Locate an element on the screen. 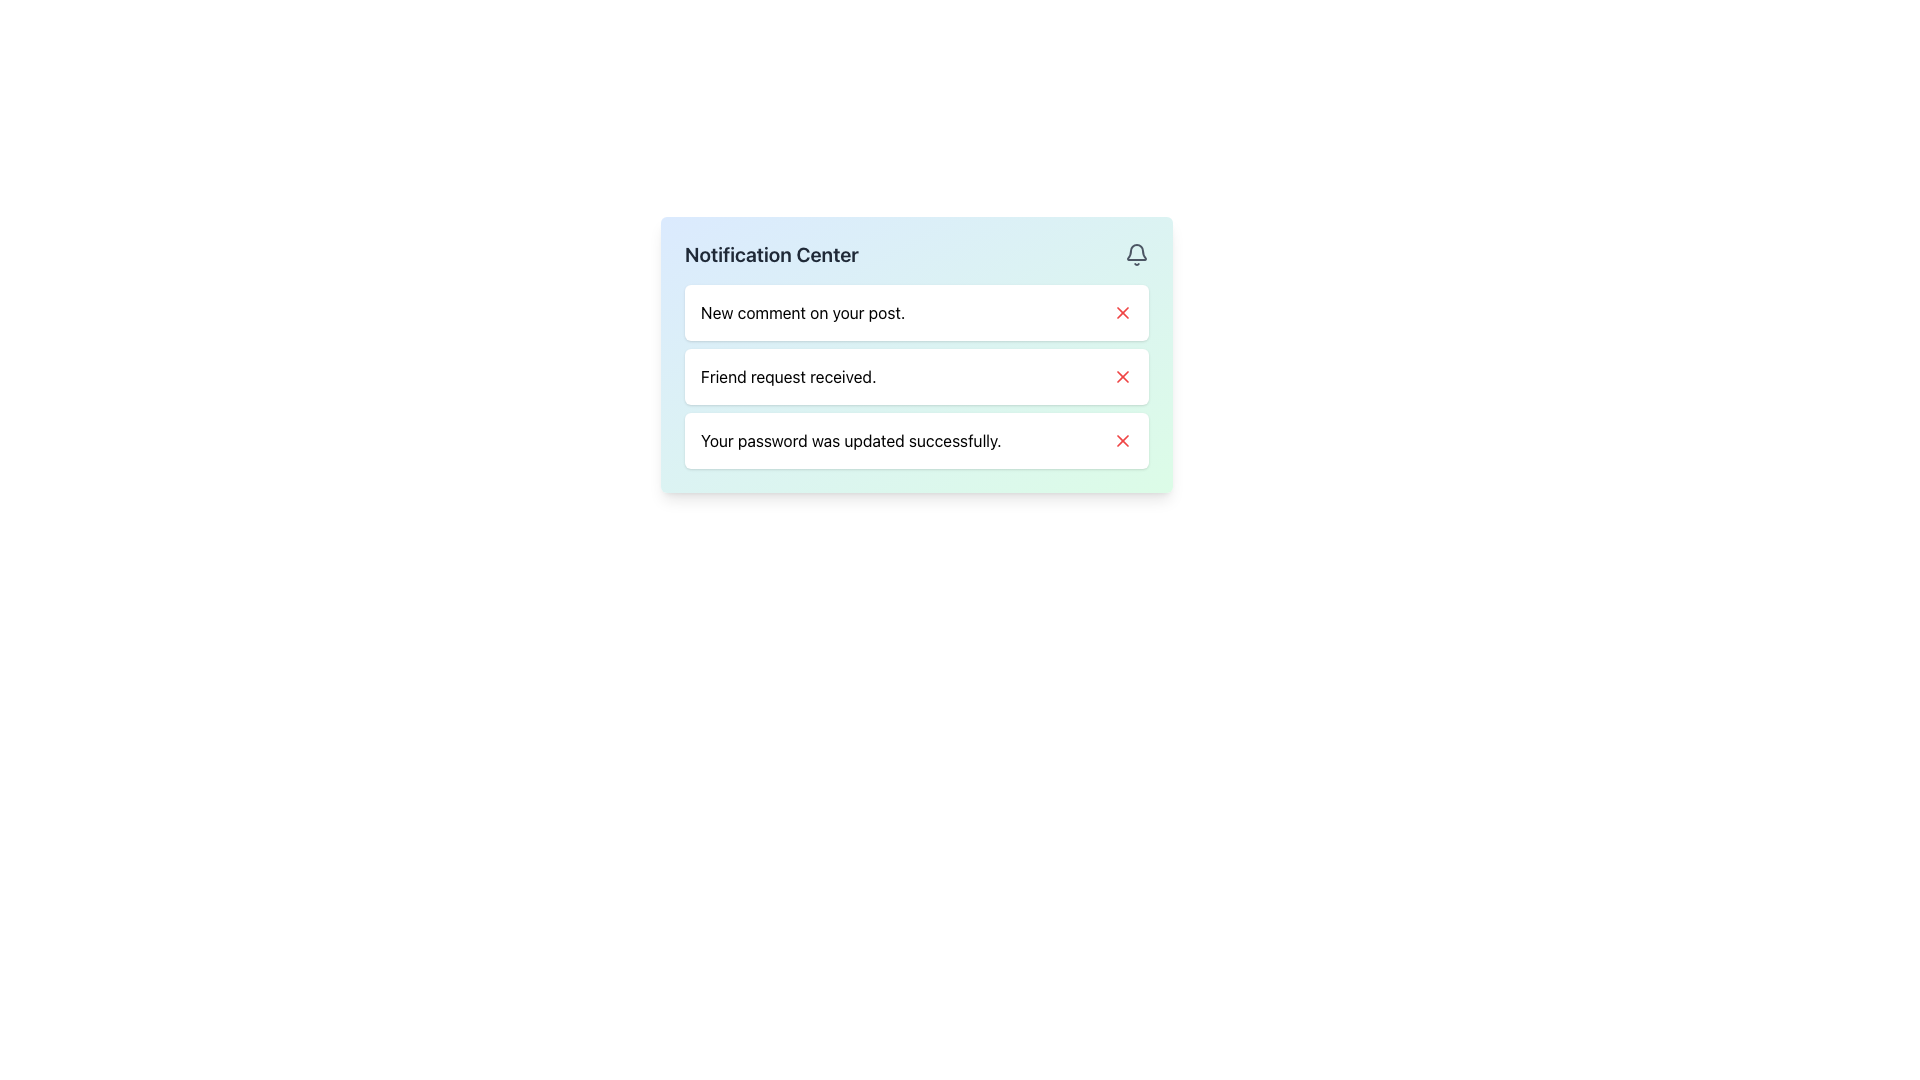 Image resolution: width=1920 pixels, height=1080 pixels. the notification icon located at the top right corner of the notification panel, which serves as a visual indicator for notification settings or alerts is located at coordinates (1137, 251).